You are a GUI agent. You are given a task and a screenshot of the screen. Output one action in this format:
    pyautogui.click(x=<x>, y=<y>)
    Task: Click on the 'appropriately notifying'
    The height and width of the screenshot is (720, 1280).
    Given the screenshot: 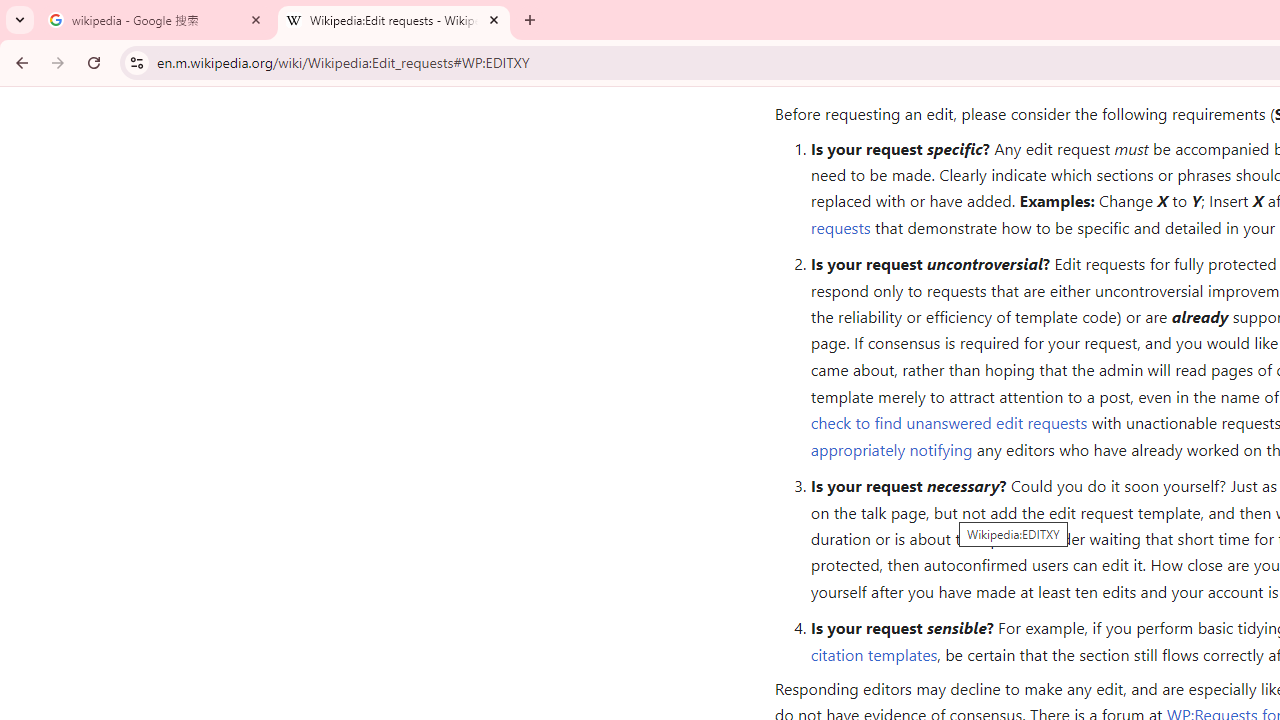 What is the action you would take?
    pyautogui.click(x=890, y=447)
    